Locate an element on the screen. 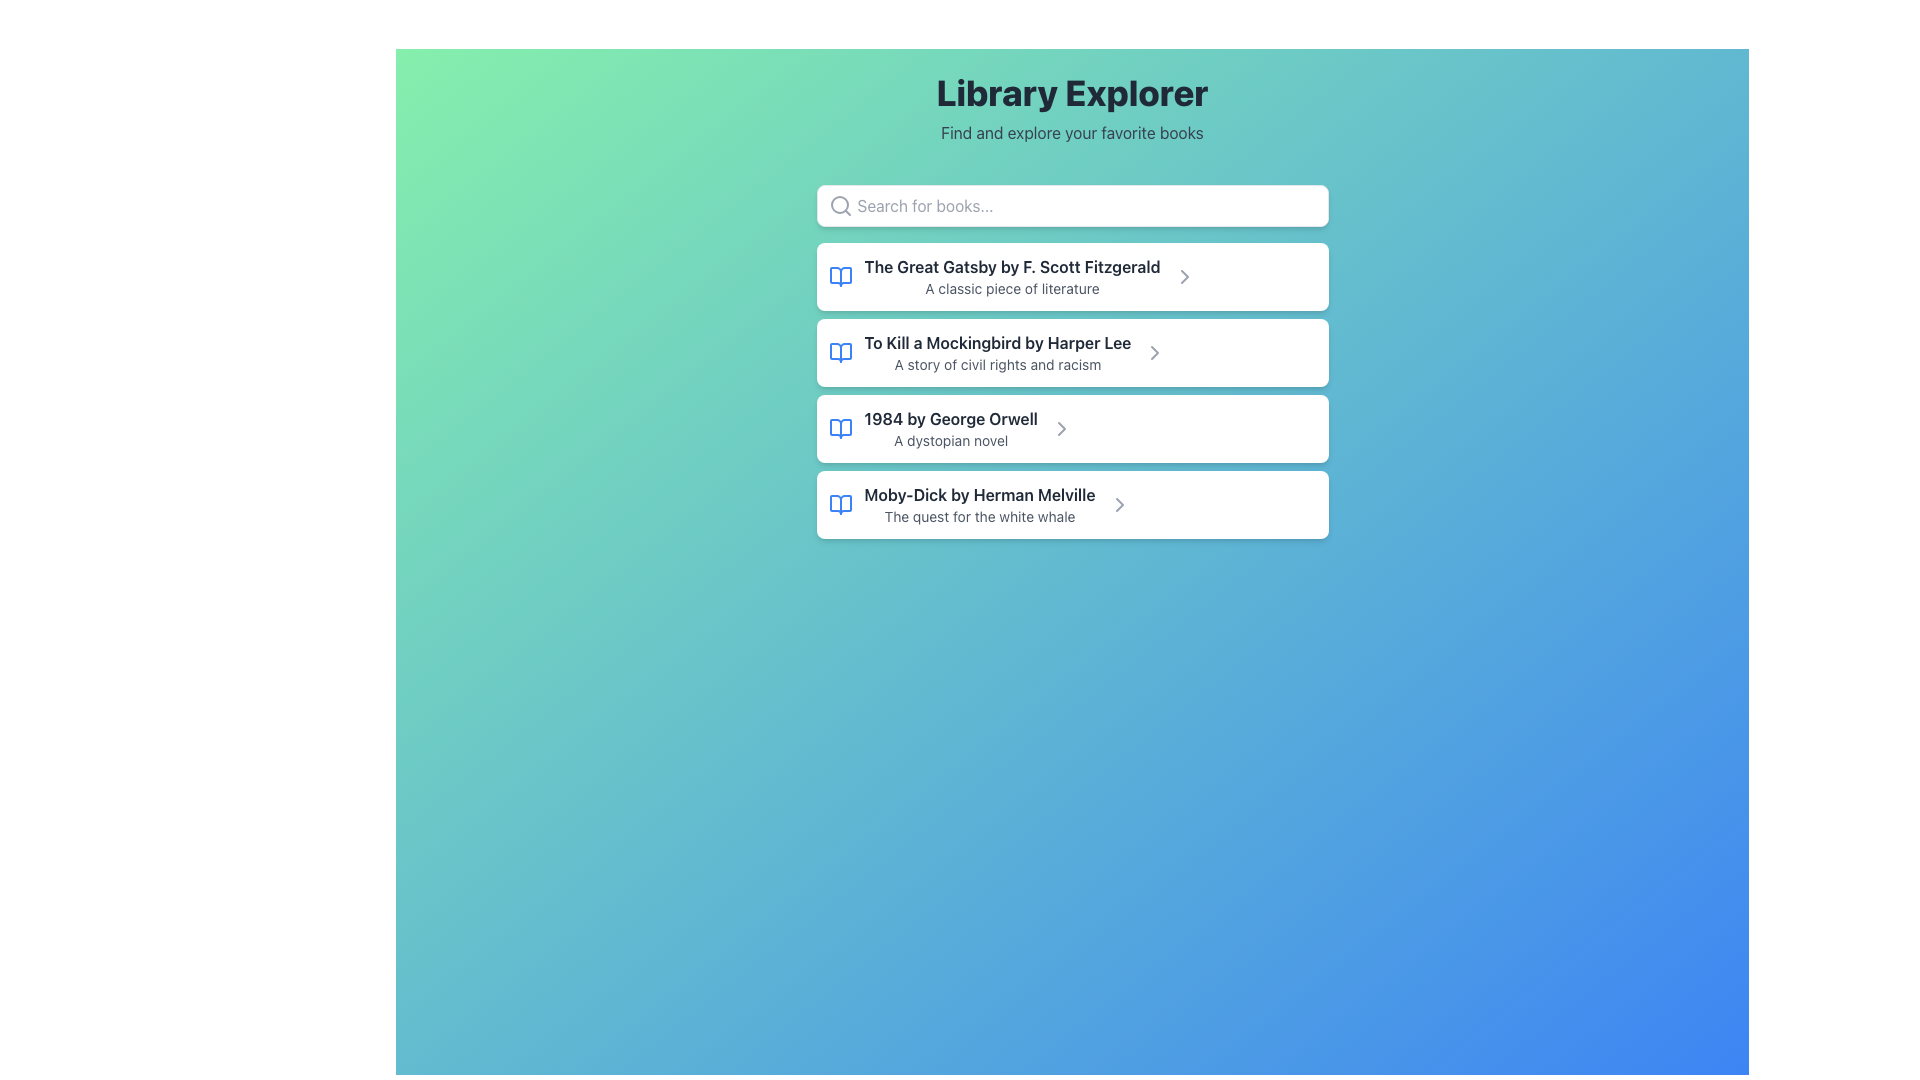 The width and height of the screenshot is (1920, 1080). the open book icon with a blue outline located to the left of the 'Moby-Dick by Herman Melville' list item is located at coordinates (840, 504).